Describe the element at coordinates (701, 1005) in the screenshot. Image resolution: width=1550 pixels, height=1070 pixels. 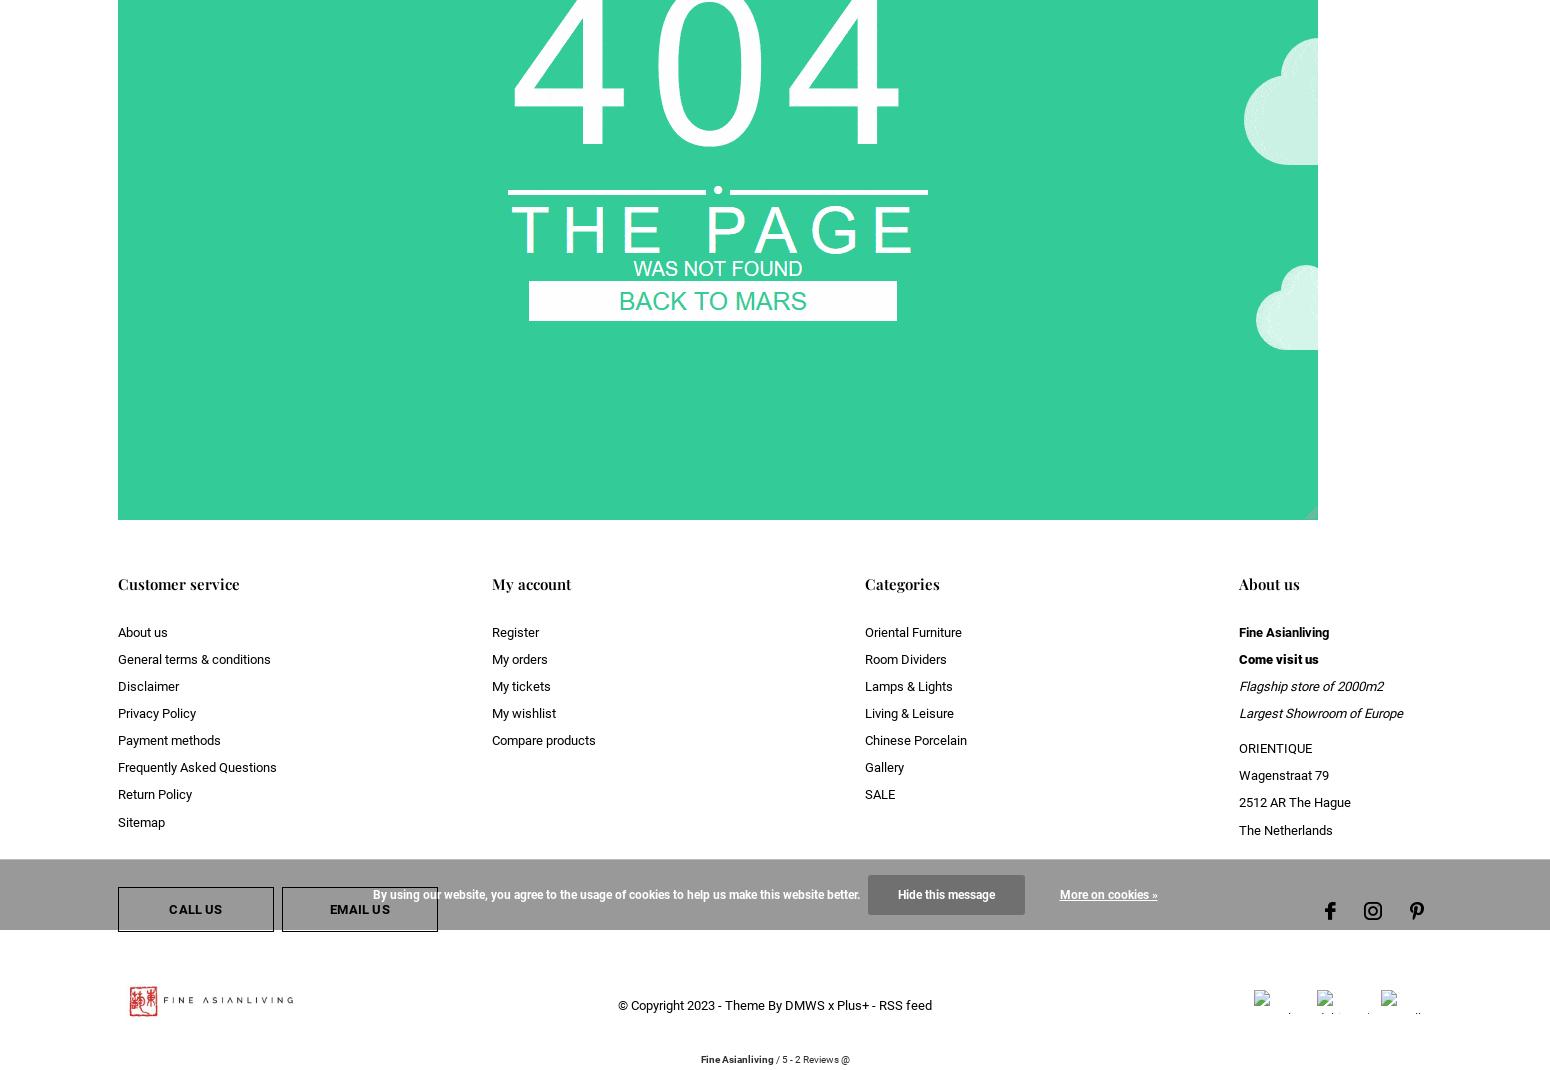
I see `'2023'` at that location.